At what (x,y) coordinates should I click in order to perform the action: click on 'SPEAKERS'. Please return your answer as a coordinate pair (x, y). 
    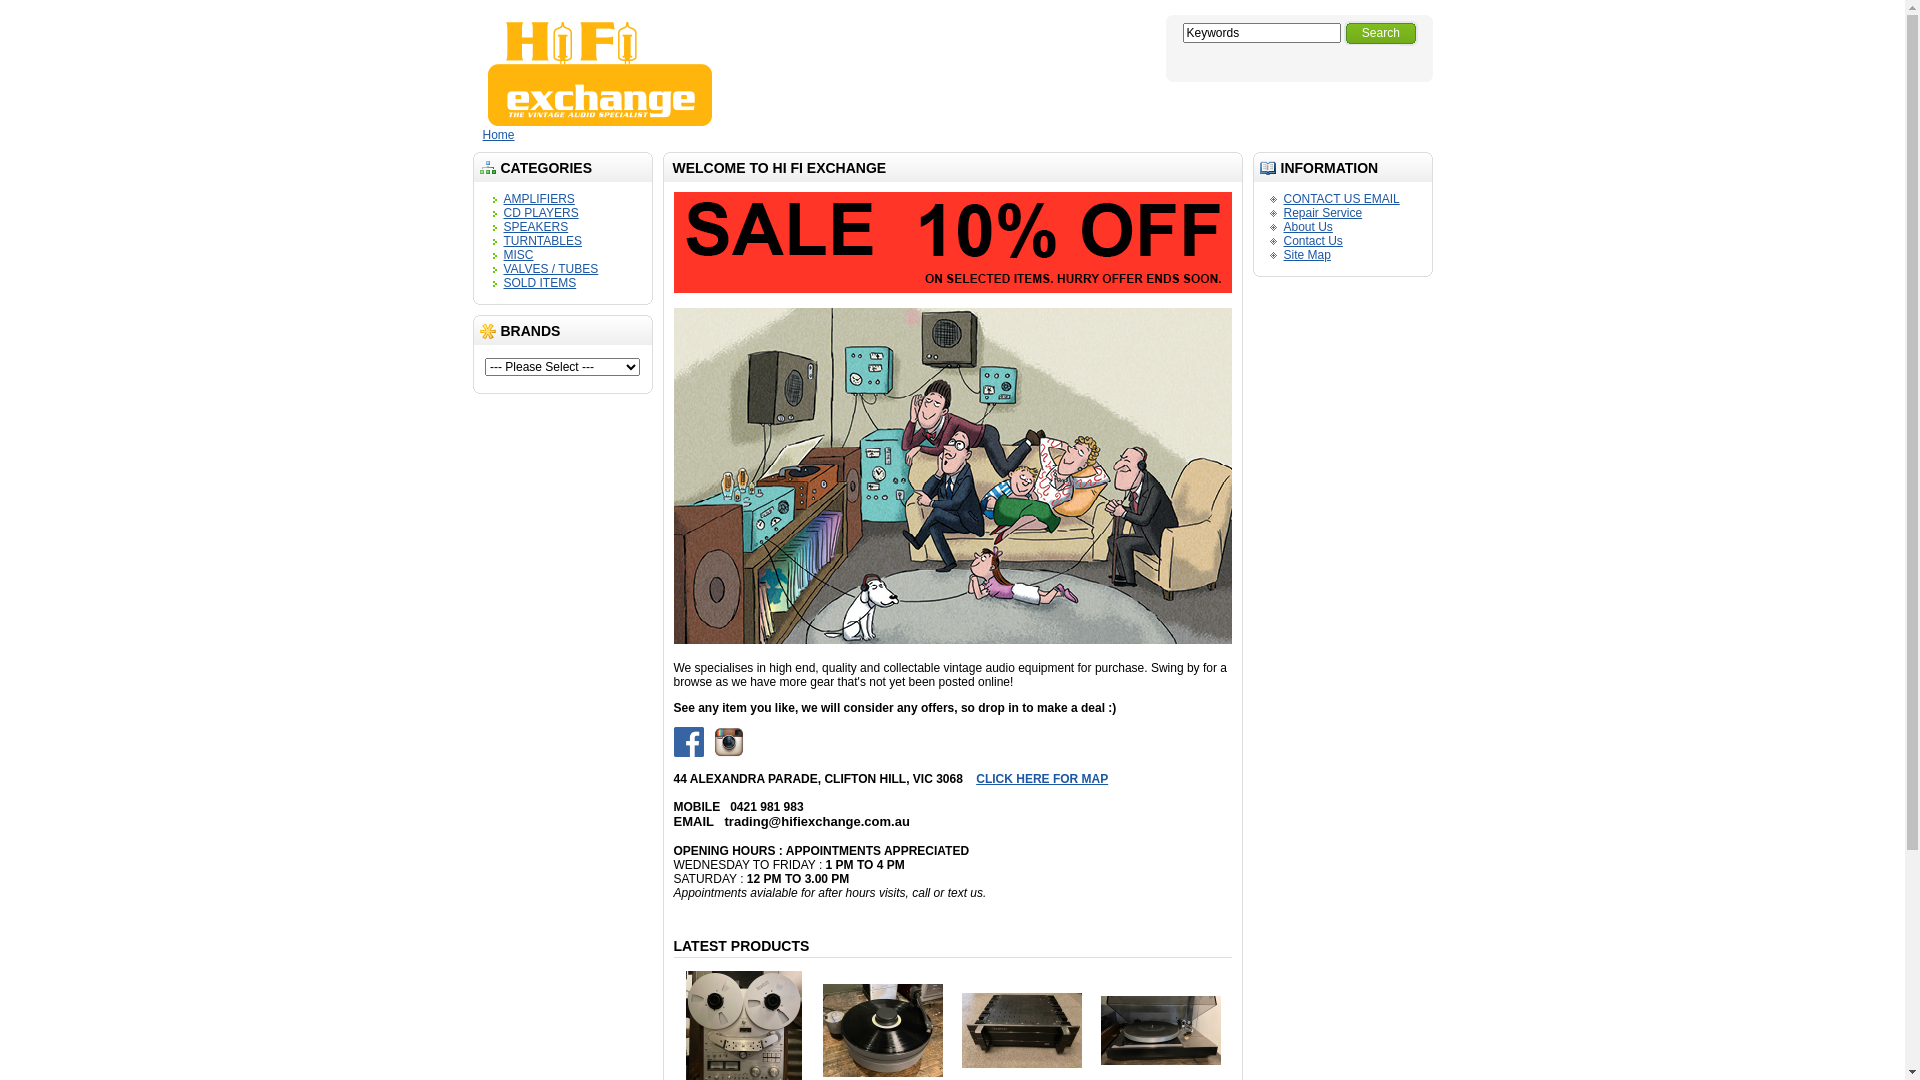
    Looking at the image, I should click on (536, 226).